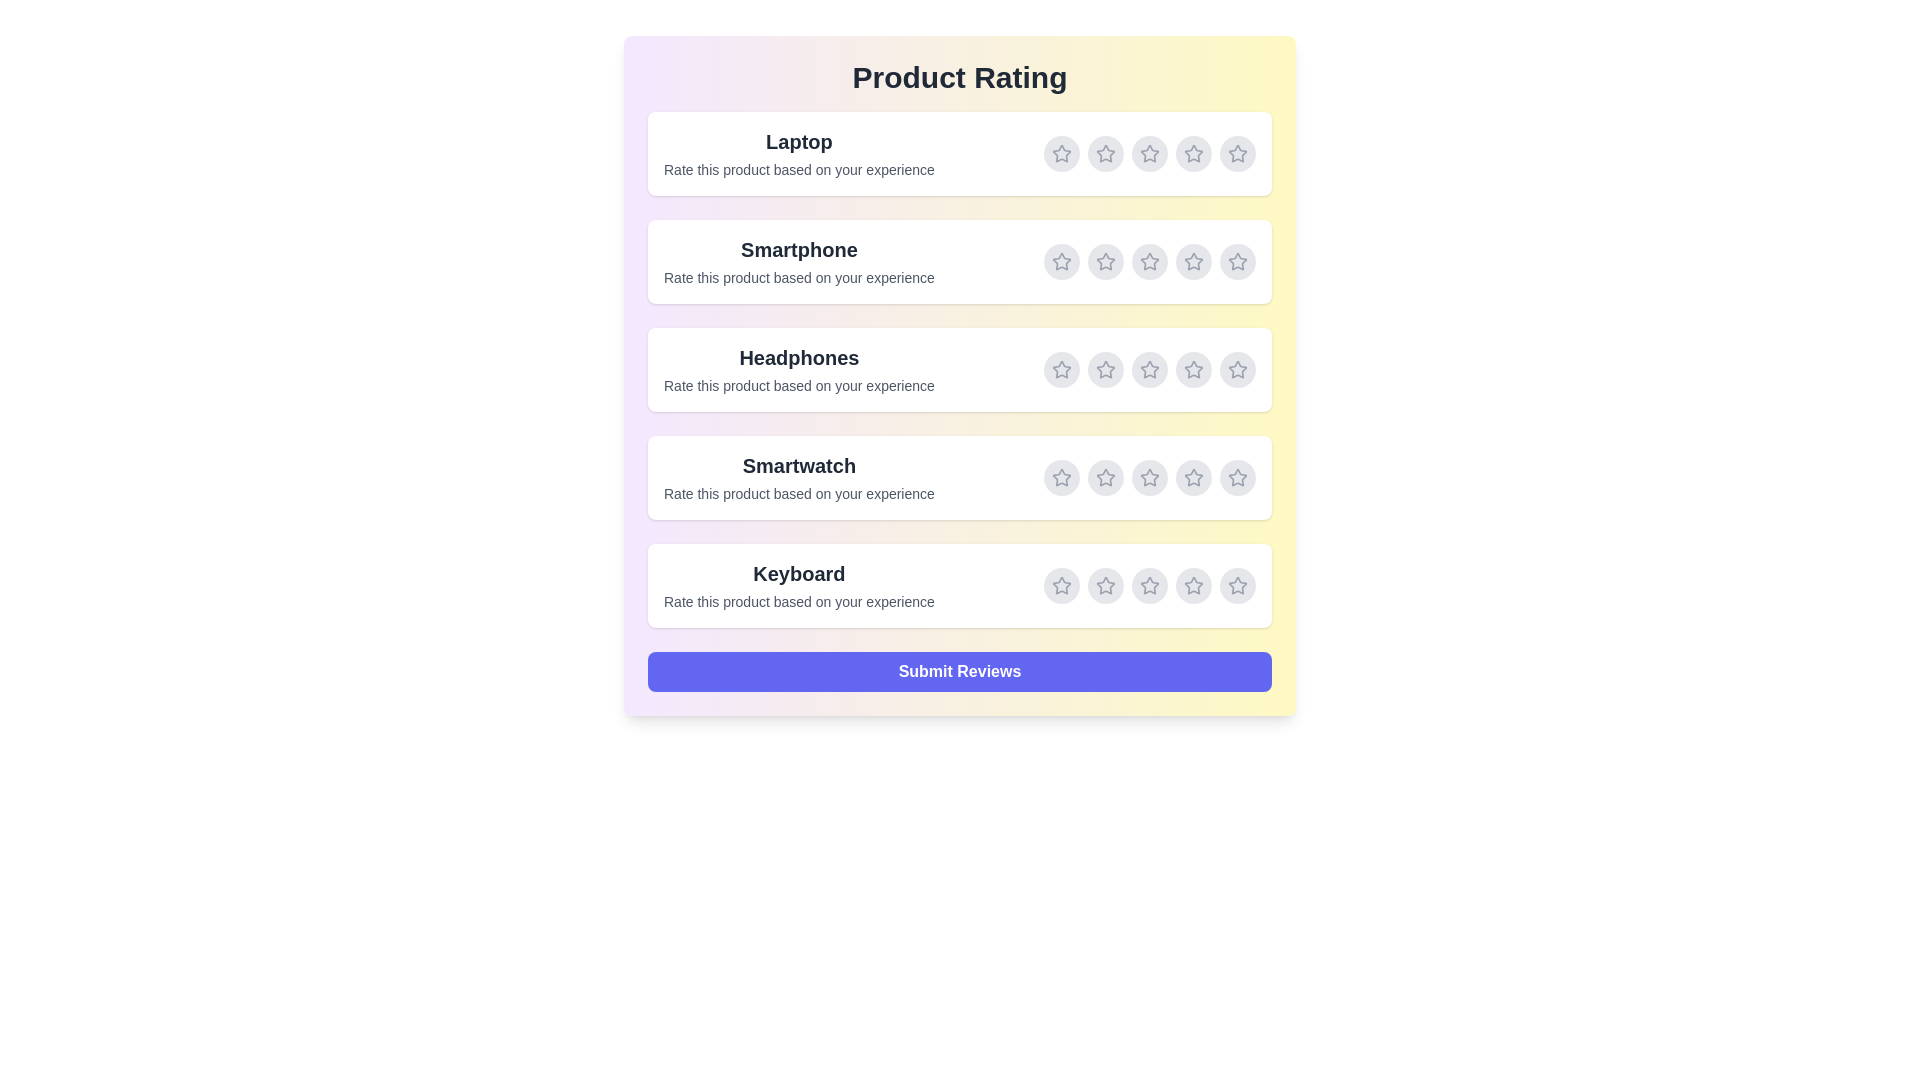 The height and width of the screenshot is (1080, 1920). I want to click on the rating for Smartwatch to 1 stars, so click(1060, 478).